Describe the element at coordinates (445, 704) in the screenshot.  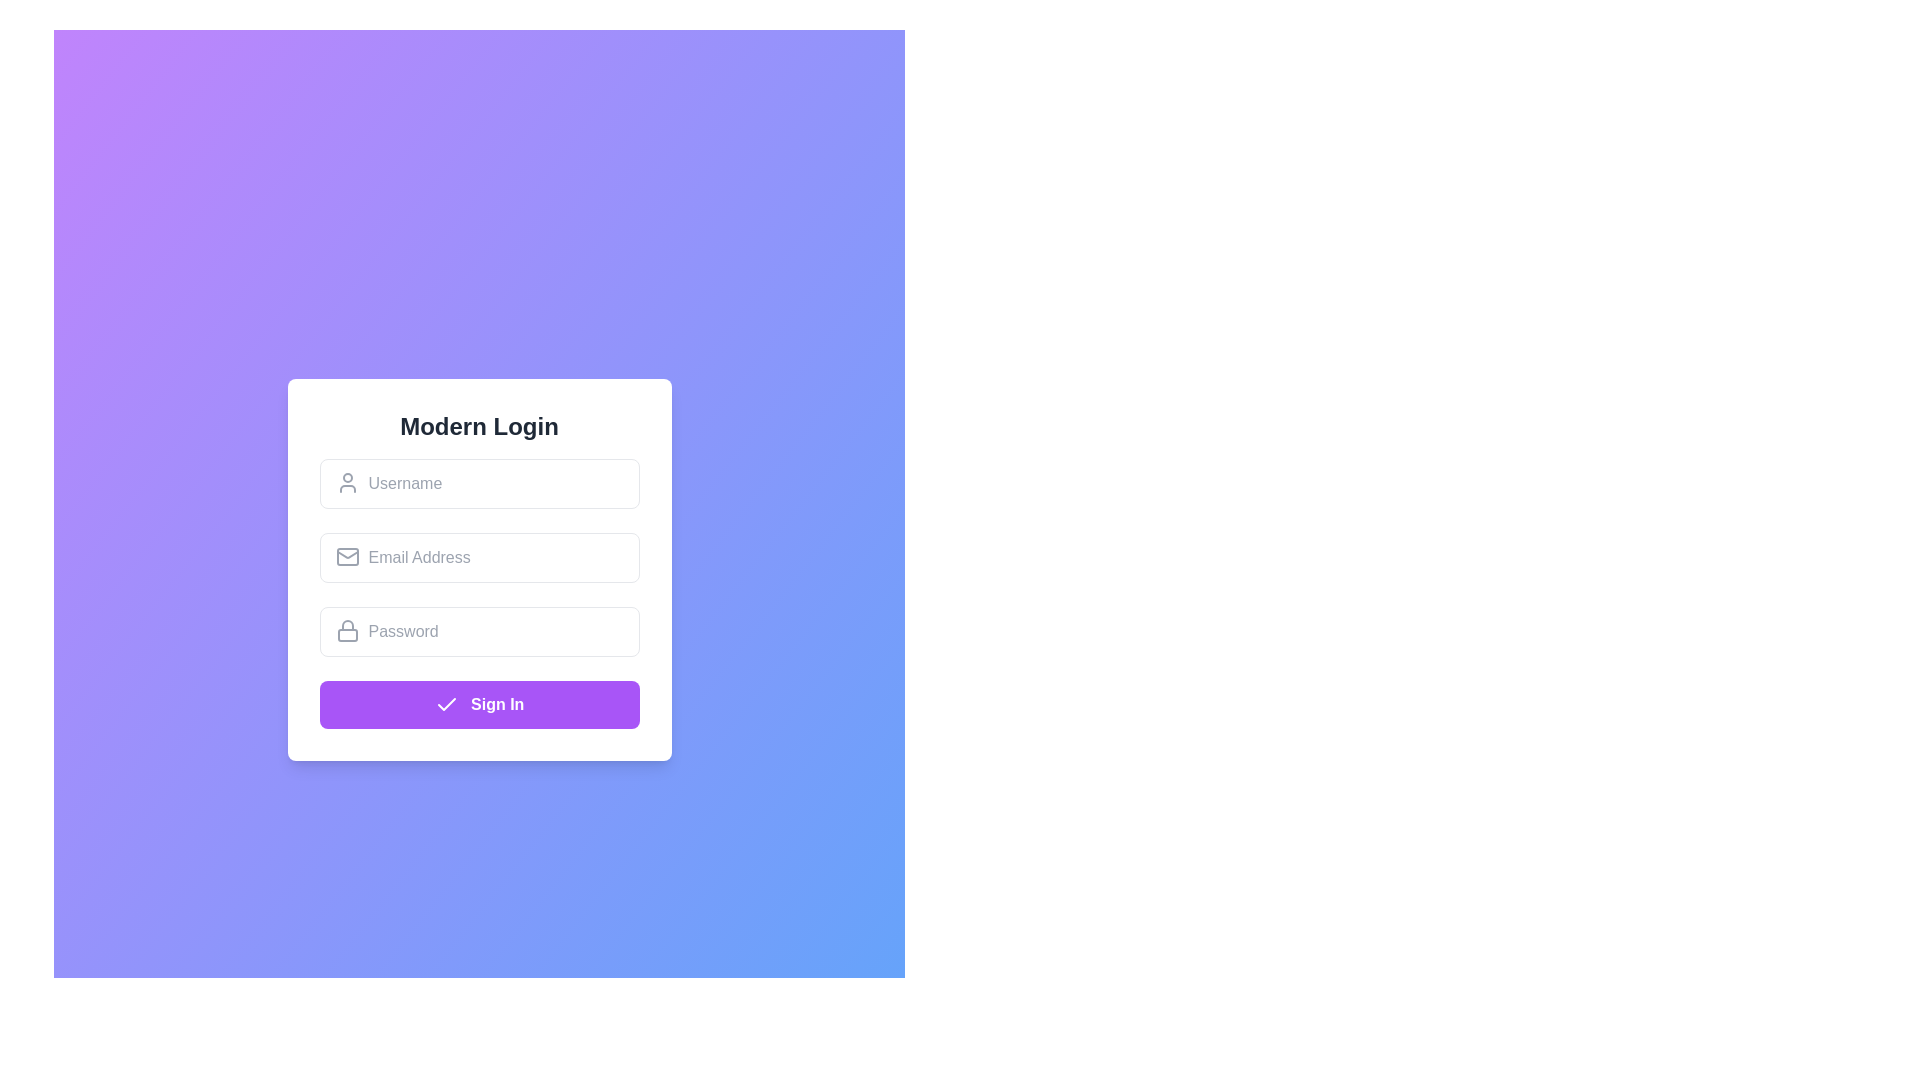
I see `the checkmark icon with a purple background located to the left of the 'Sign In' text on the button at the bottom of the login form` at that location.